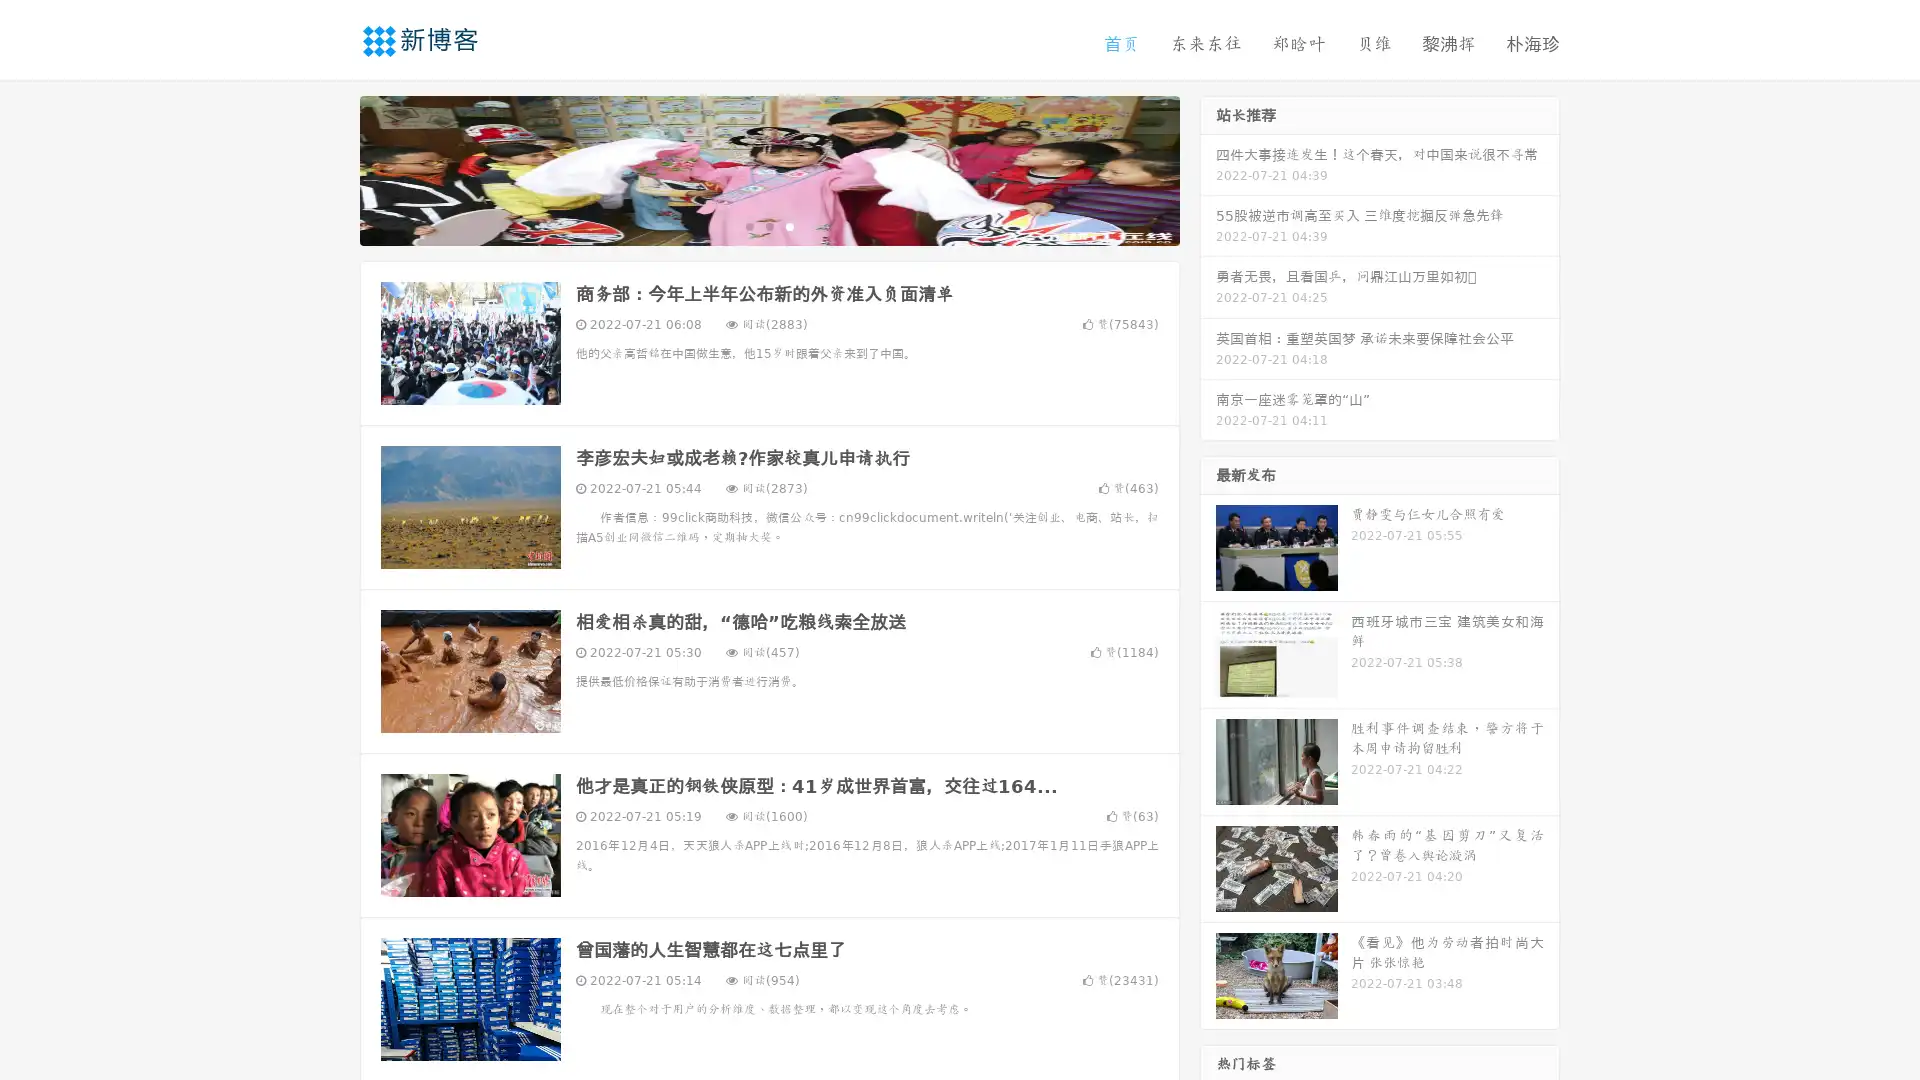  Describe the element at coordinates (789, 225) in the screenshot. I see `Go to slide 3` at that location.